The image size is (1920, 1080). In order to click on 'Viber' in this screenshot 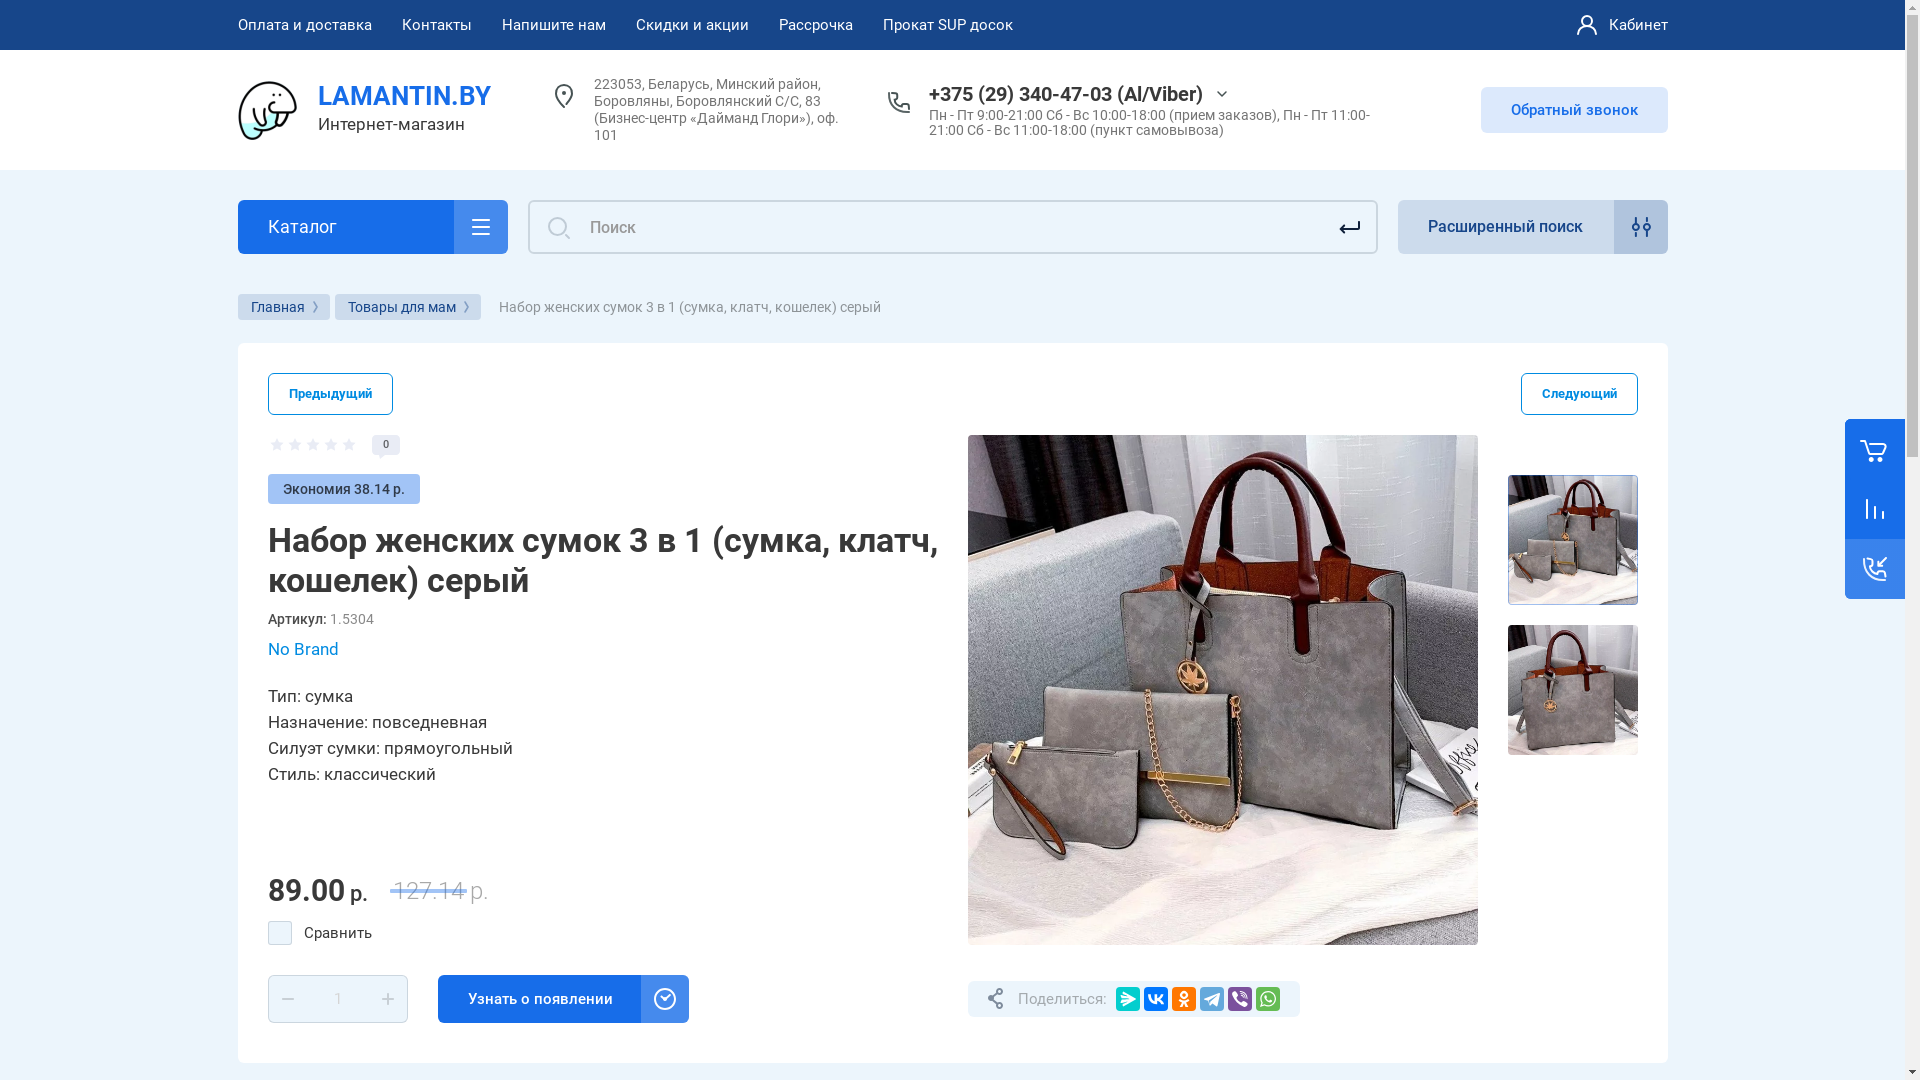, I will do `click(1227, 999)`.